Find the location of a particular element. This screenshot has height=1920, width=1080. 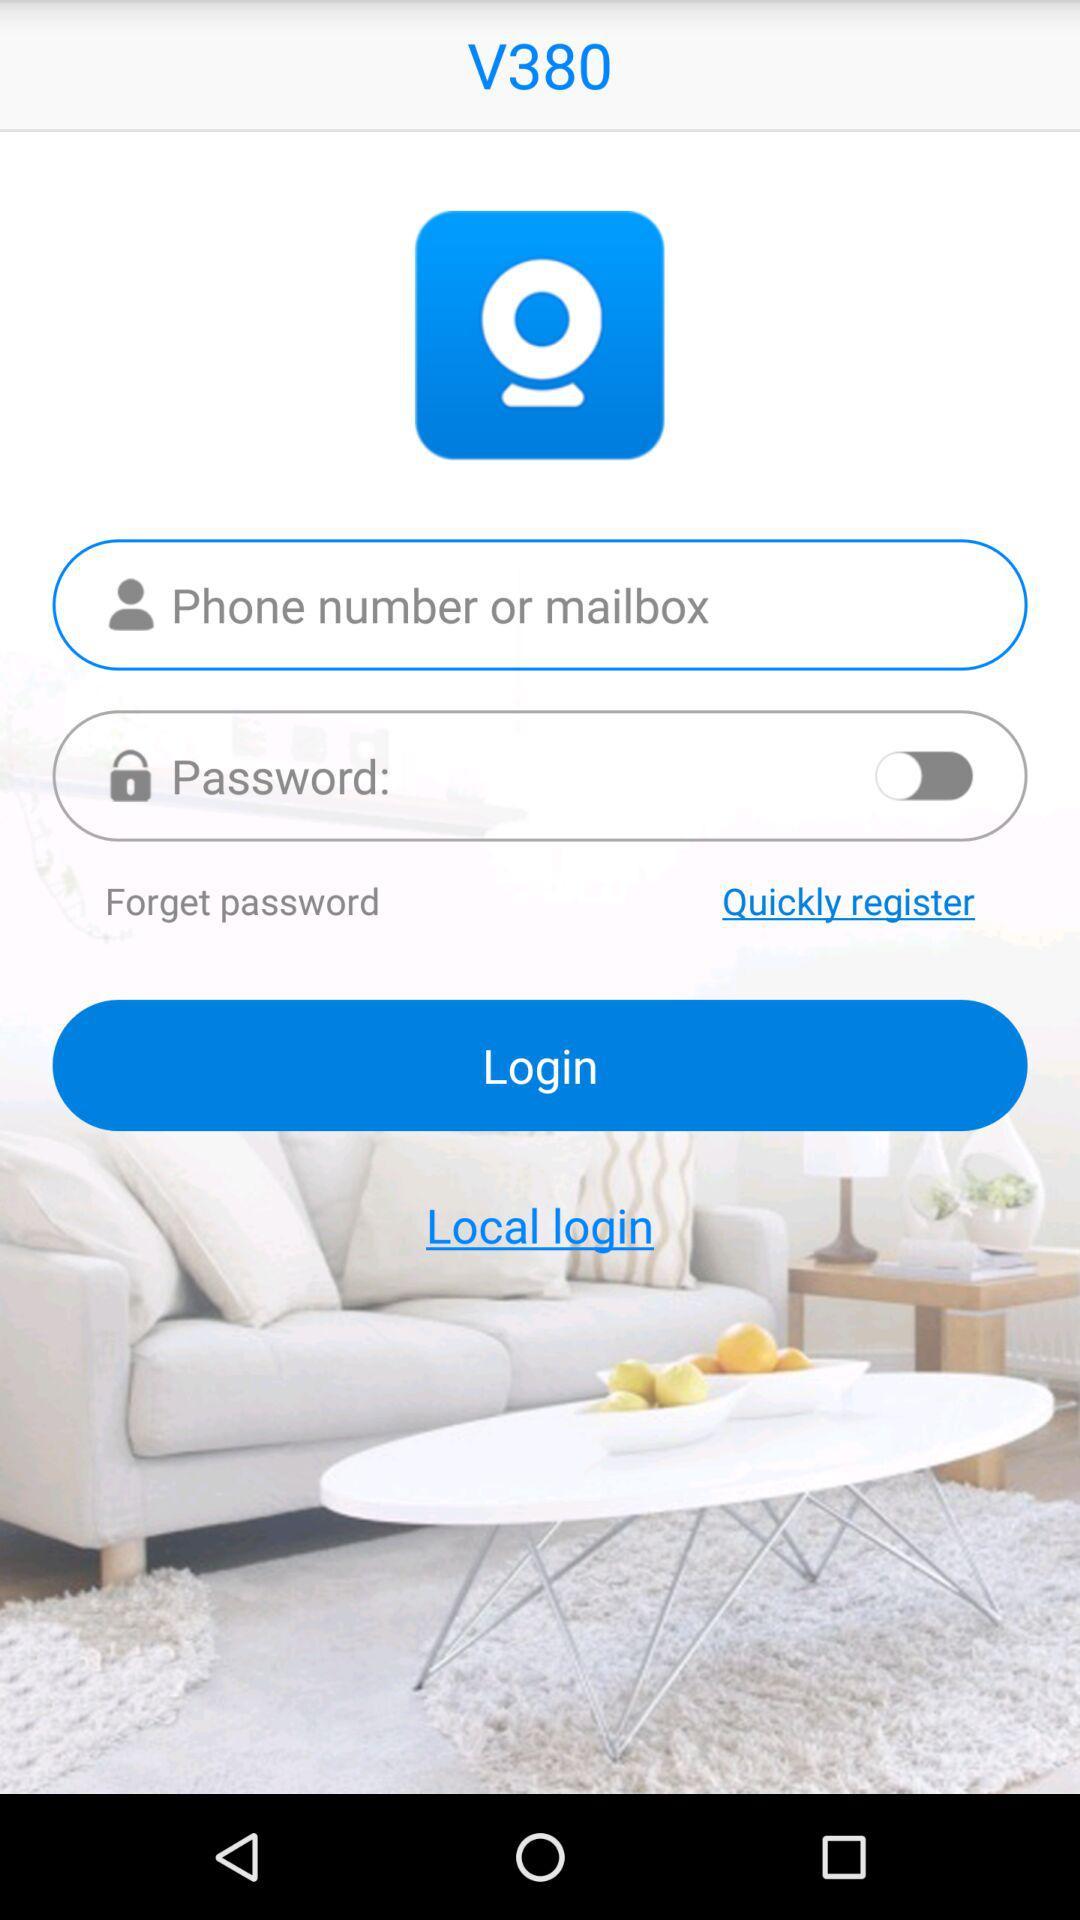

login page is located at coordinates (540, 774).